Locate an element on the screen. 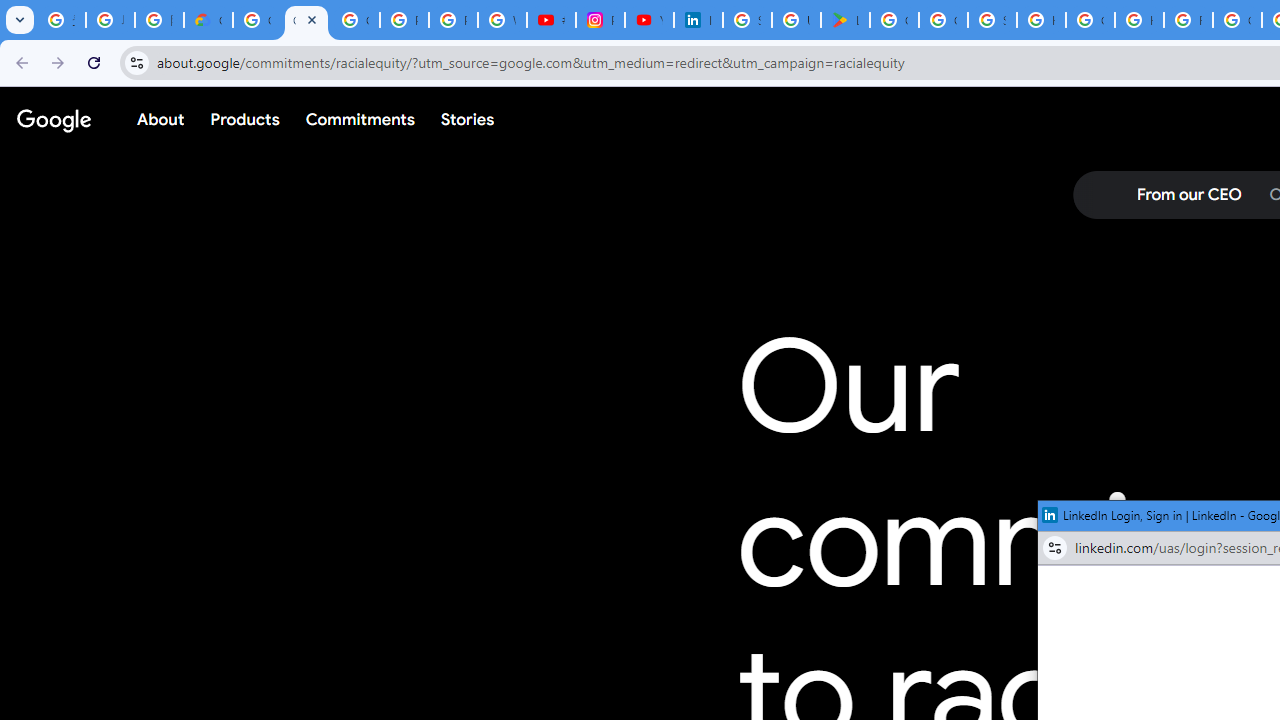  'Identity verification via Persona | LinkedIn Help' is located at coordinates (698, 20).